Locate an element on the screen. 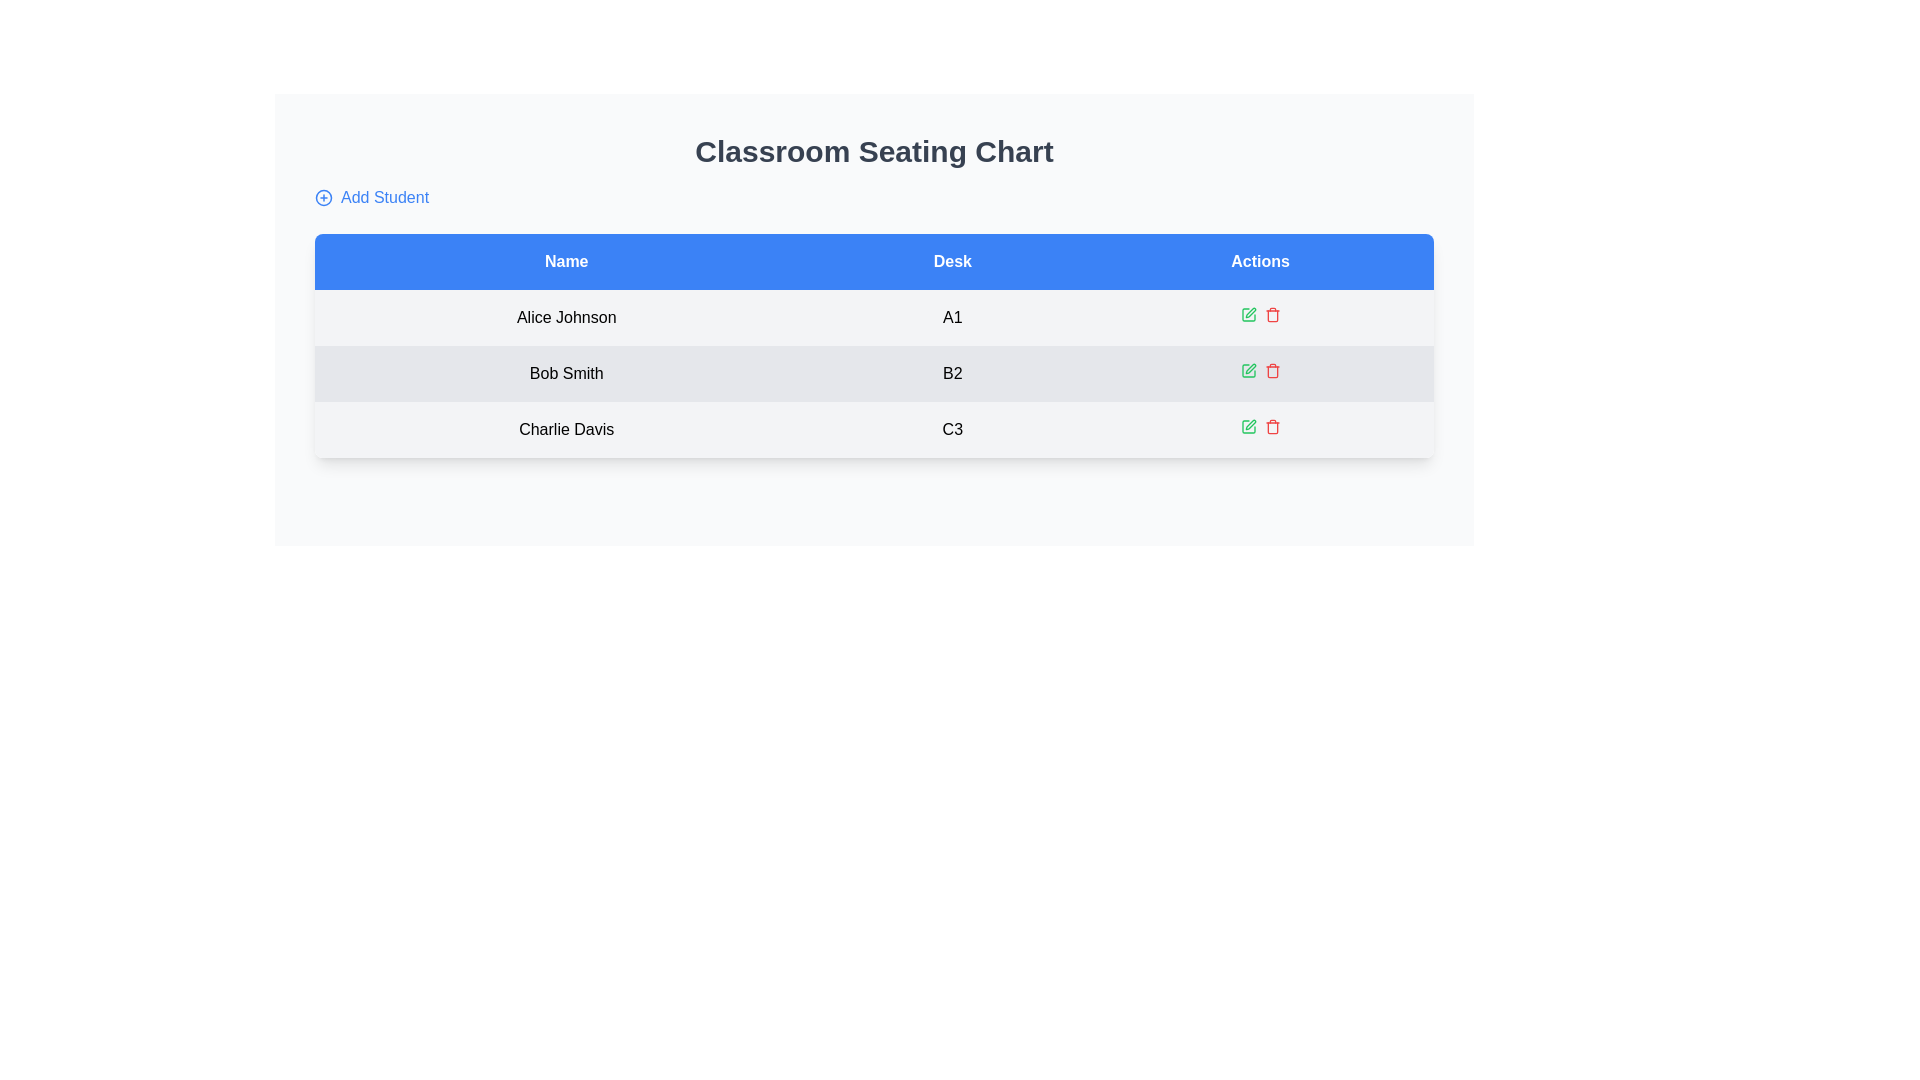 The width and height of the screenshot is (1920, 1080). the SVG icon resembling a square shape with a pen overlay located in the 'Actions' column of the table's first row, aligned is located at coordinates (1247, 315).